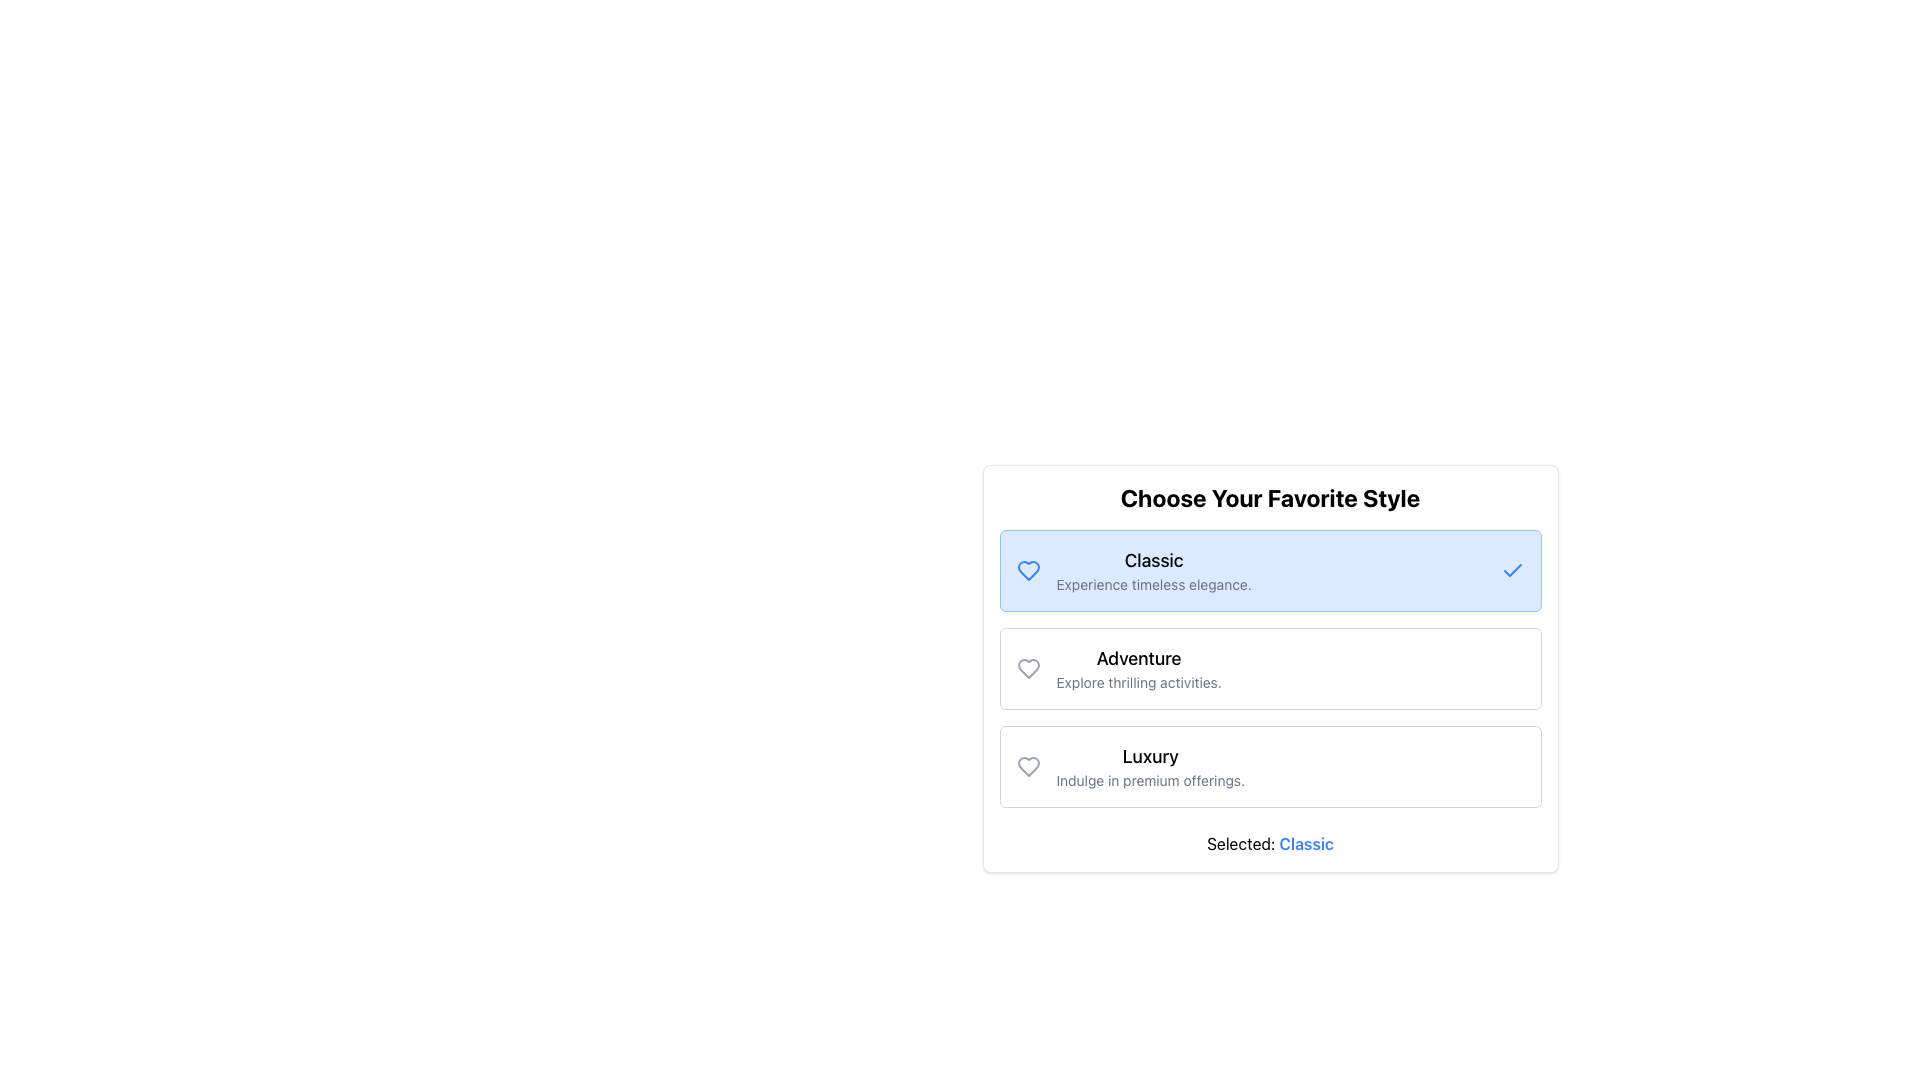  Describe the element at coordinates (1154, 585) in the screenshot. I see `the static text element displaying 'Experience timeless elegance.' located beneath the title 'Classic'` at that location.